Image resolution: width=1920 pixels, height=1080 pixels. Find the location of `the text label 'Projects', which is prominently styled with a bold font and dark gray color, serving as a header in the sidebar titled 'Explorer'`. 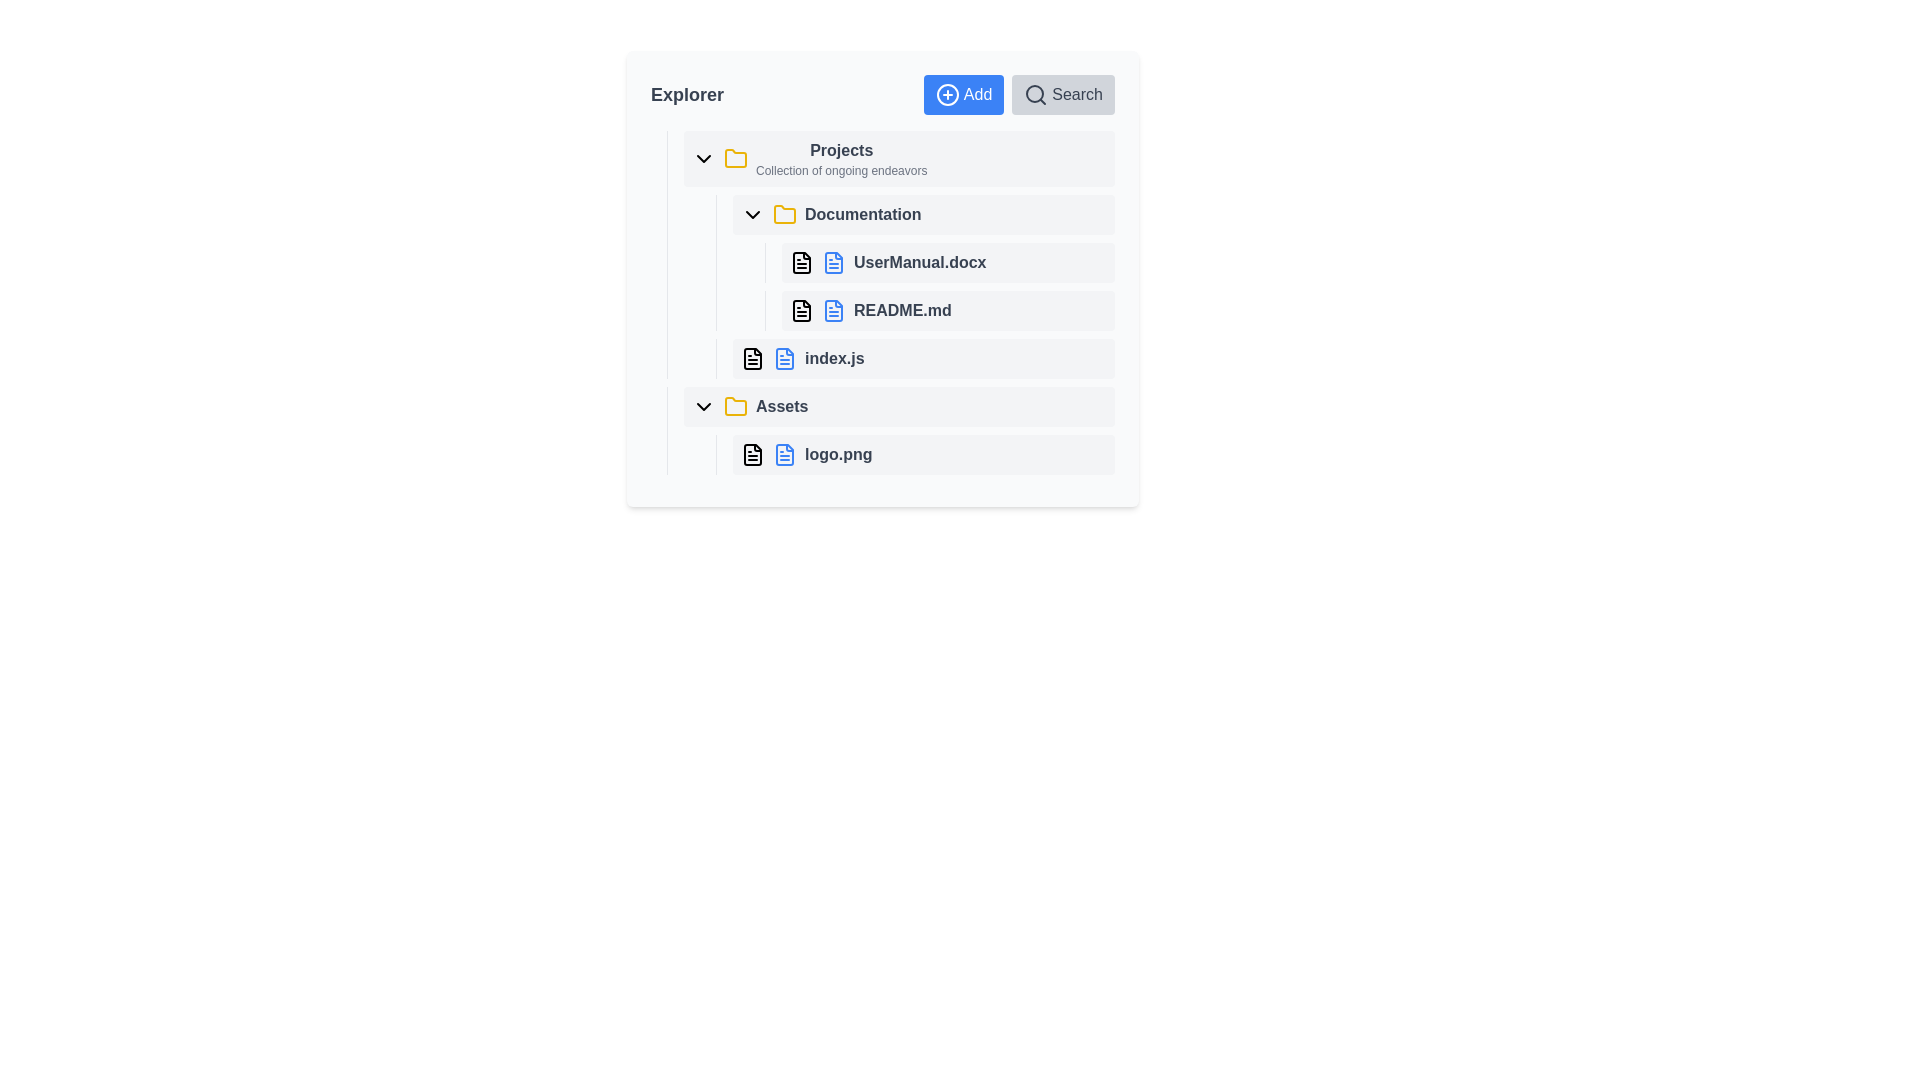

the text label 'Projects', which is prominently styled with a bold font and dark gray color, serving as a header in the sidebar titled 'Explorer' is located at coordinates (841, 149).